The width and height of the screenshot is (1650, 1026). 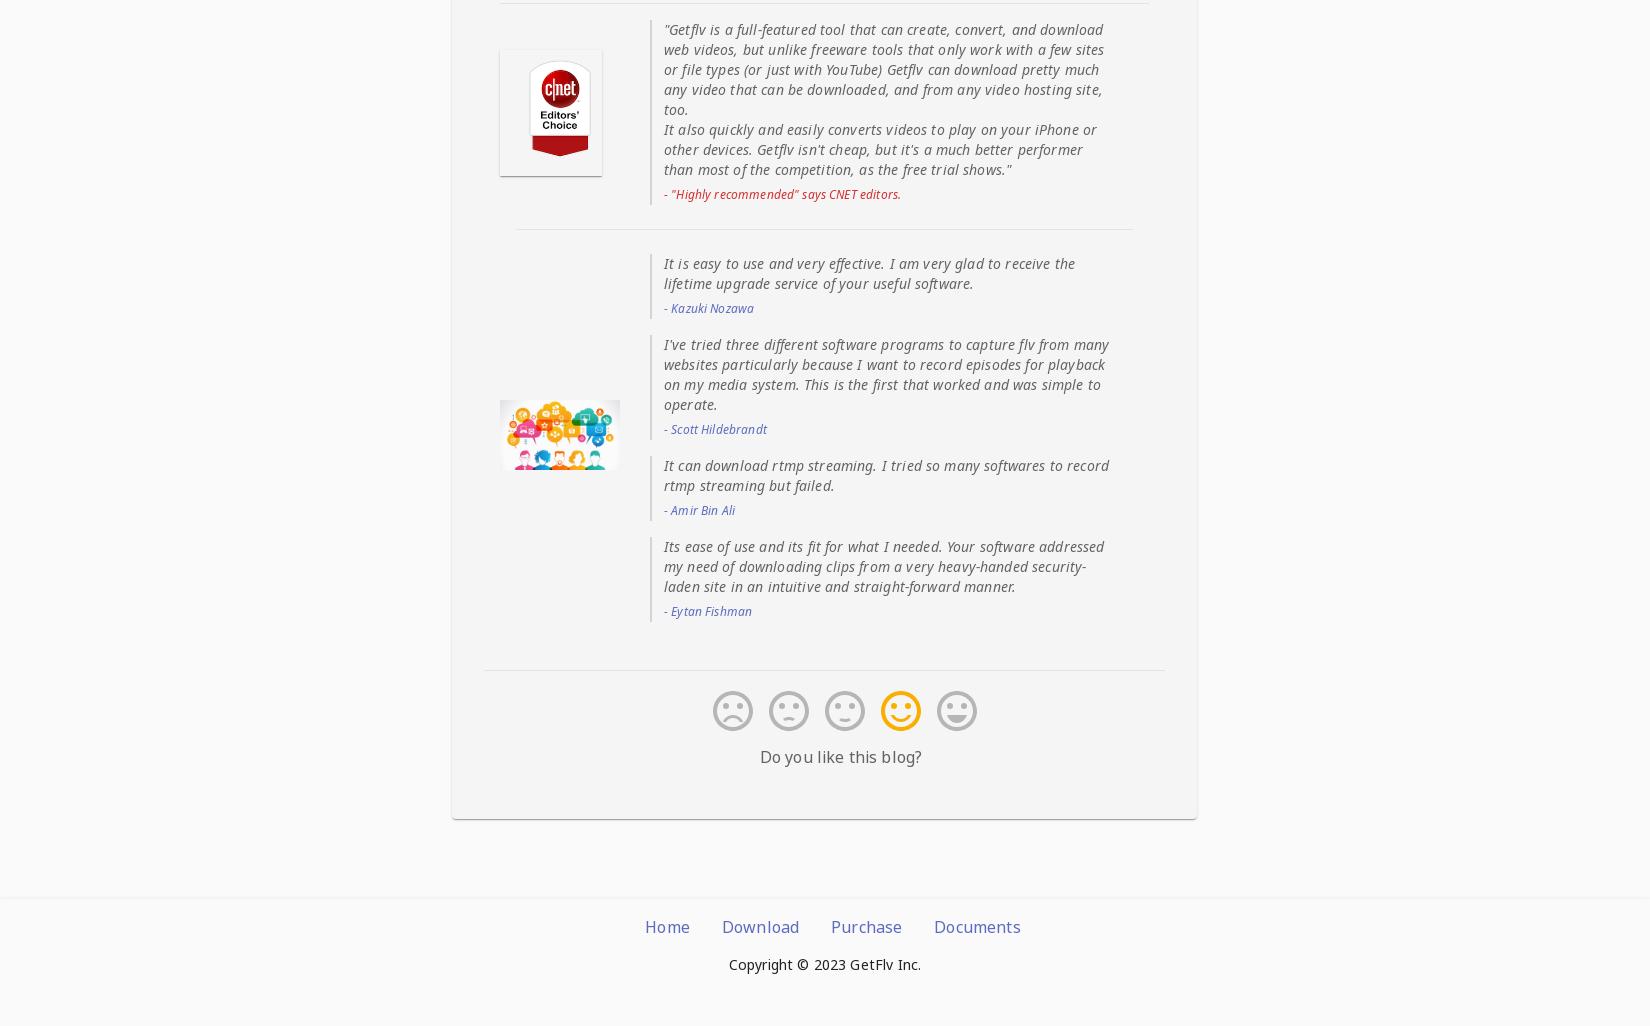 I want to click on 'Inc.', so click(x=907, y=963).